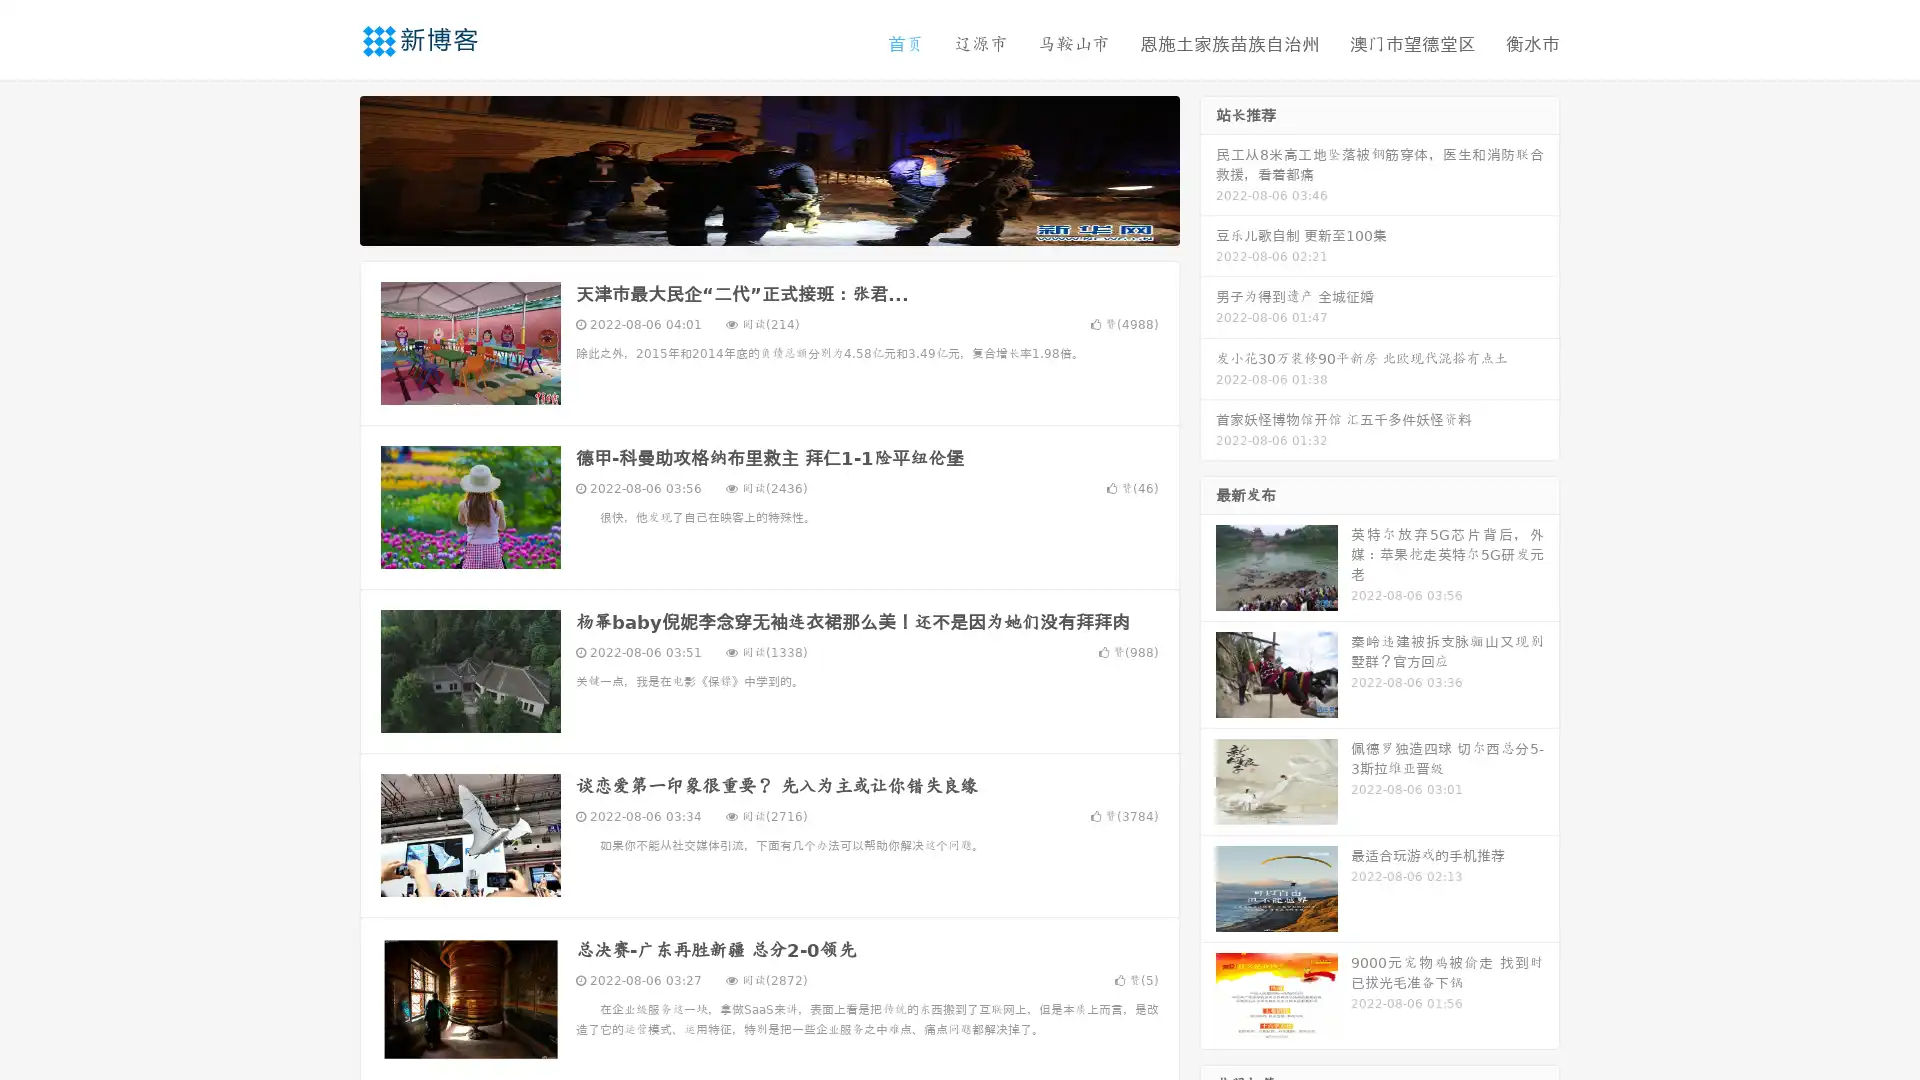 The width and height of the screenshot is (1920, 1080). Describe the element at coordinates (1208, 168) in the screenshot. I see `Next slide` at that location.